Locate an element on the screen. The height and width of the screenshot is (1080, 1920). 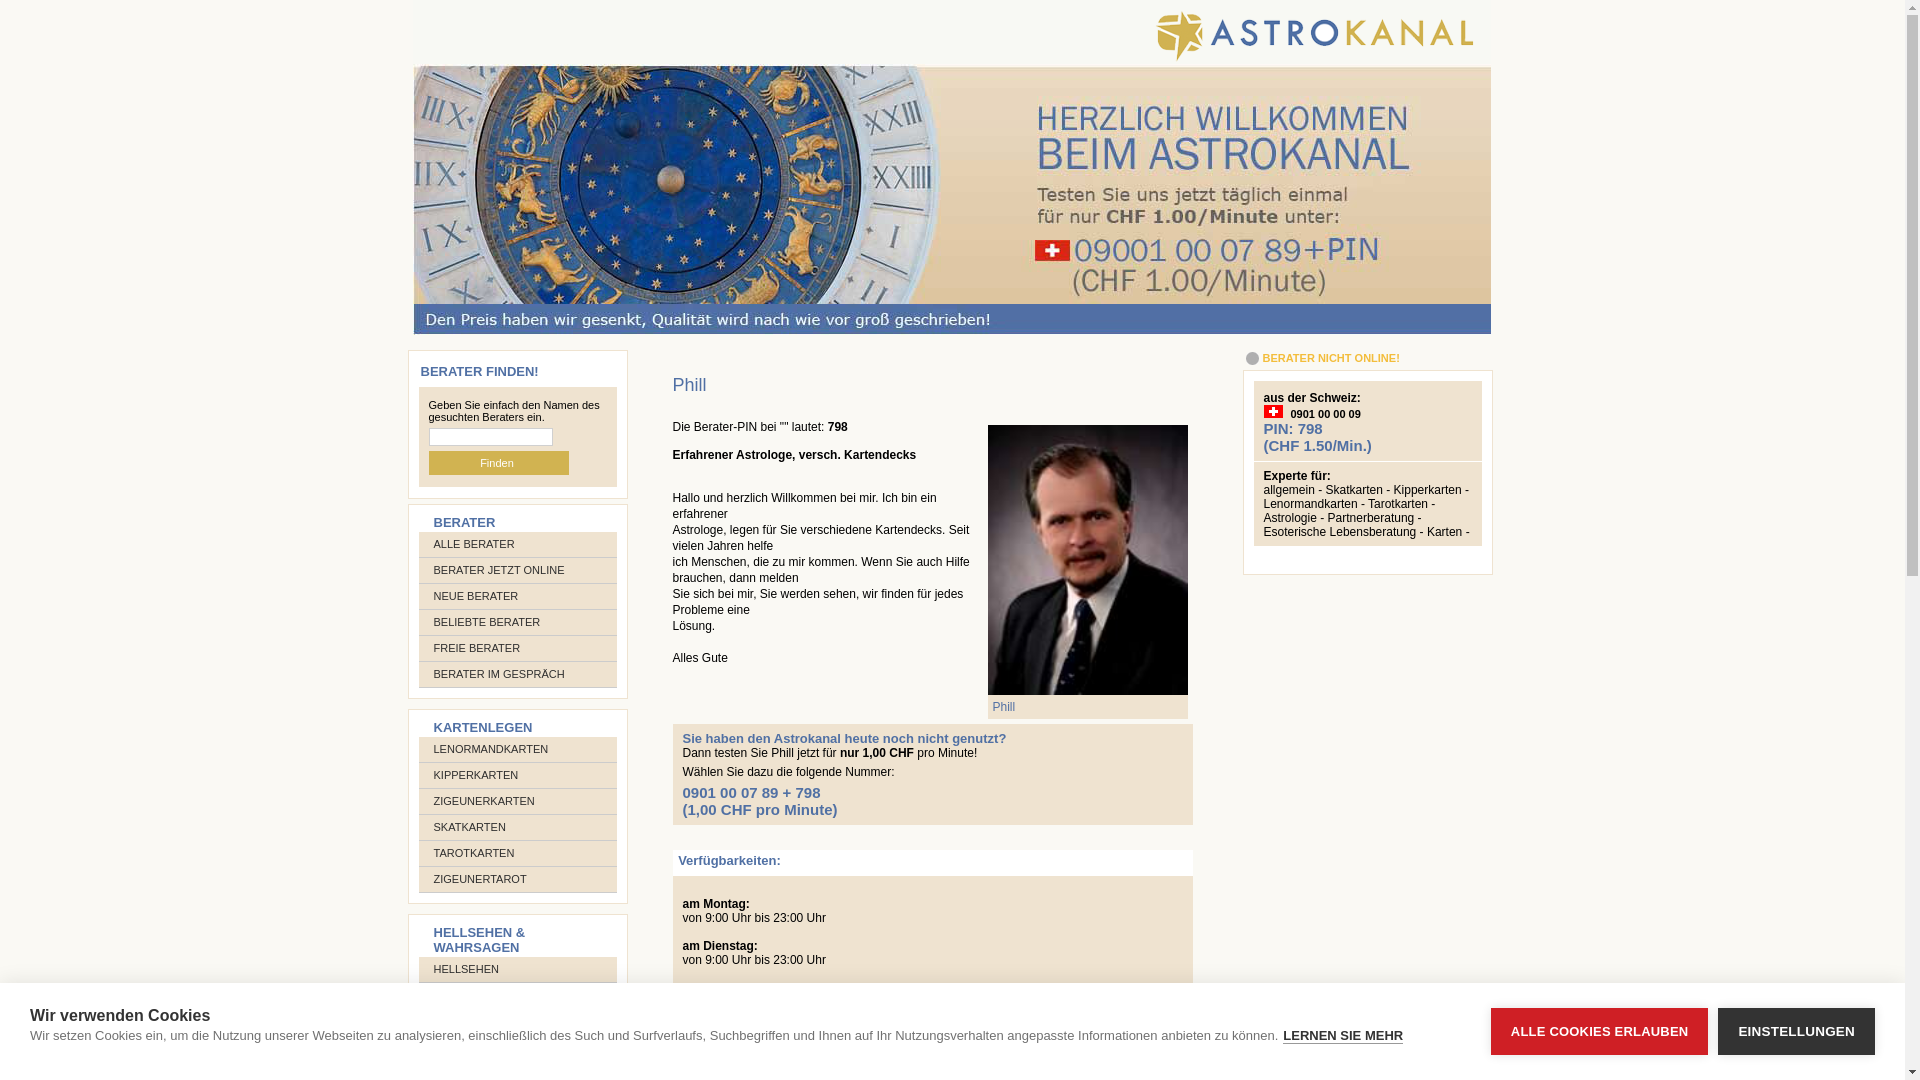
'BERATER' is located at coordinates (464, 521).